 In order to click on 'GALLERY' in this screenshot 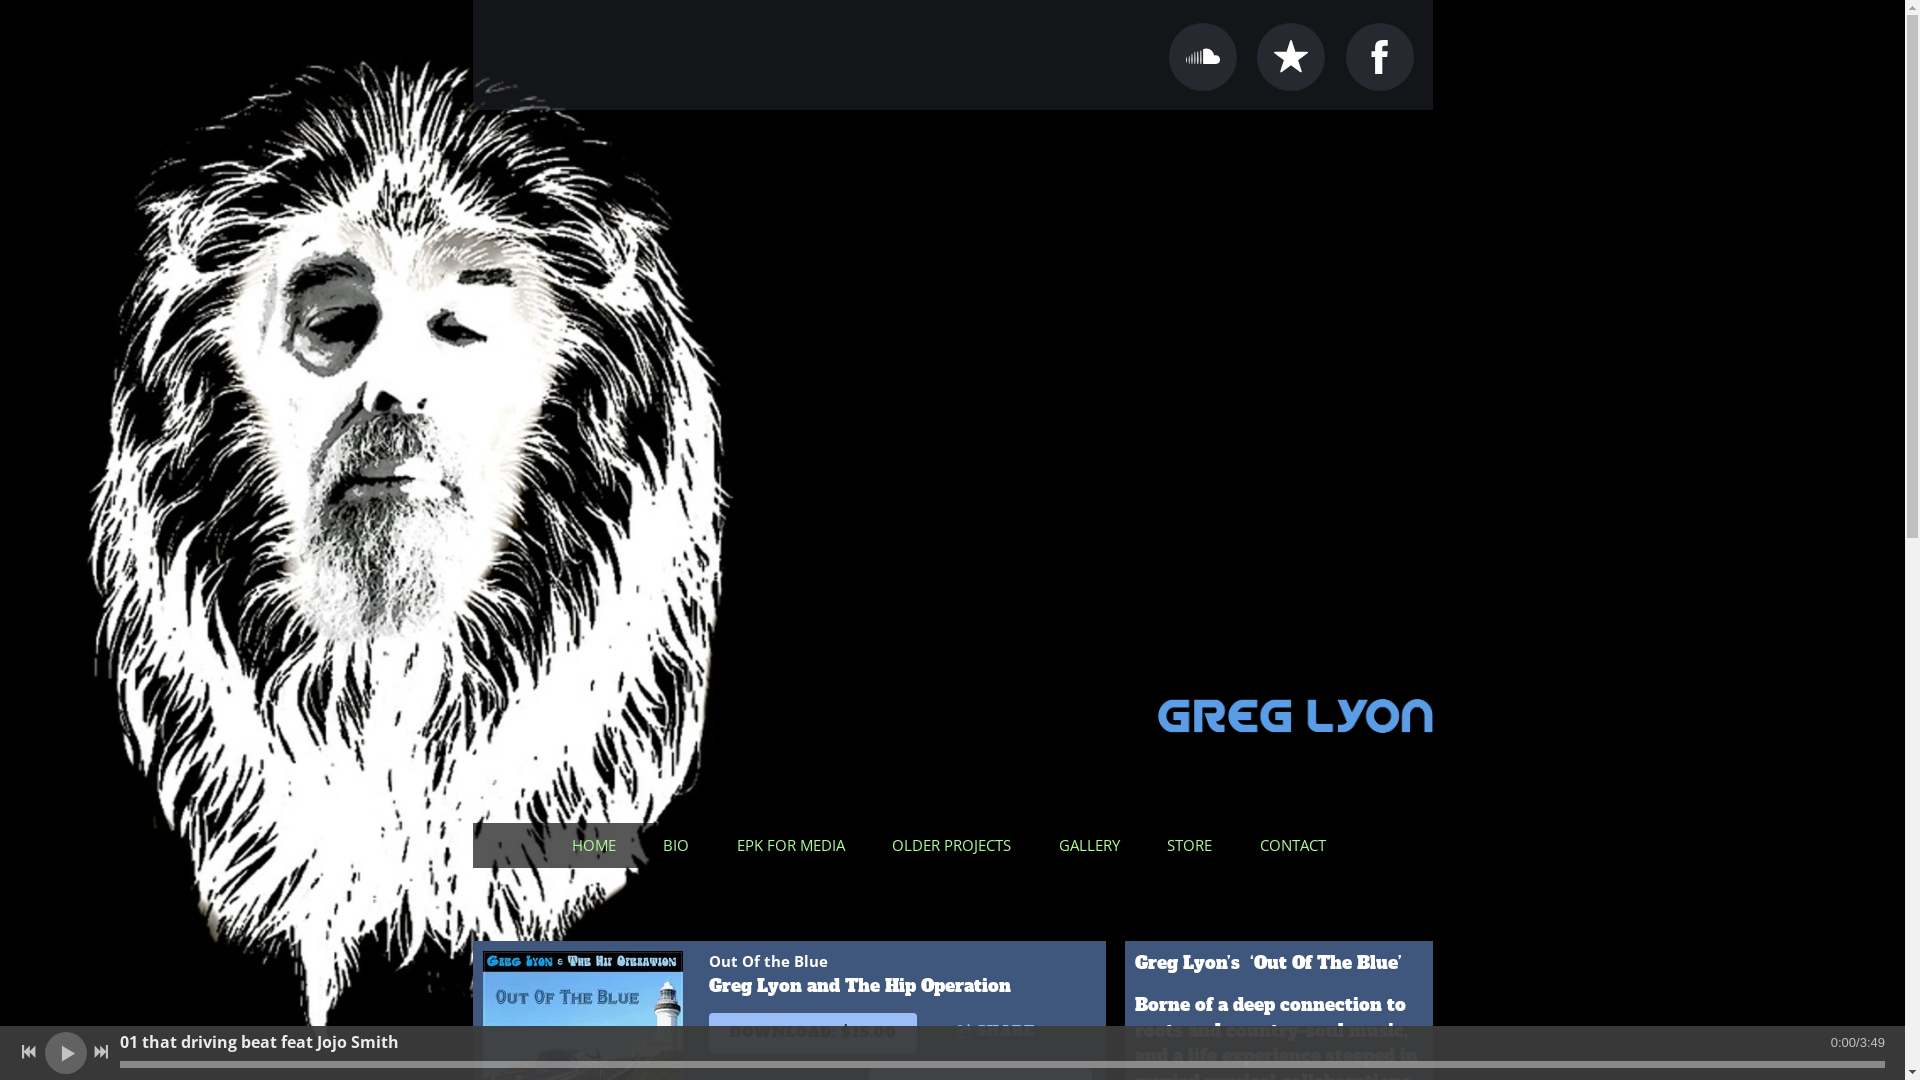, I will do `click(1092, 845)`.